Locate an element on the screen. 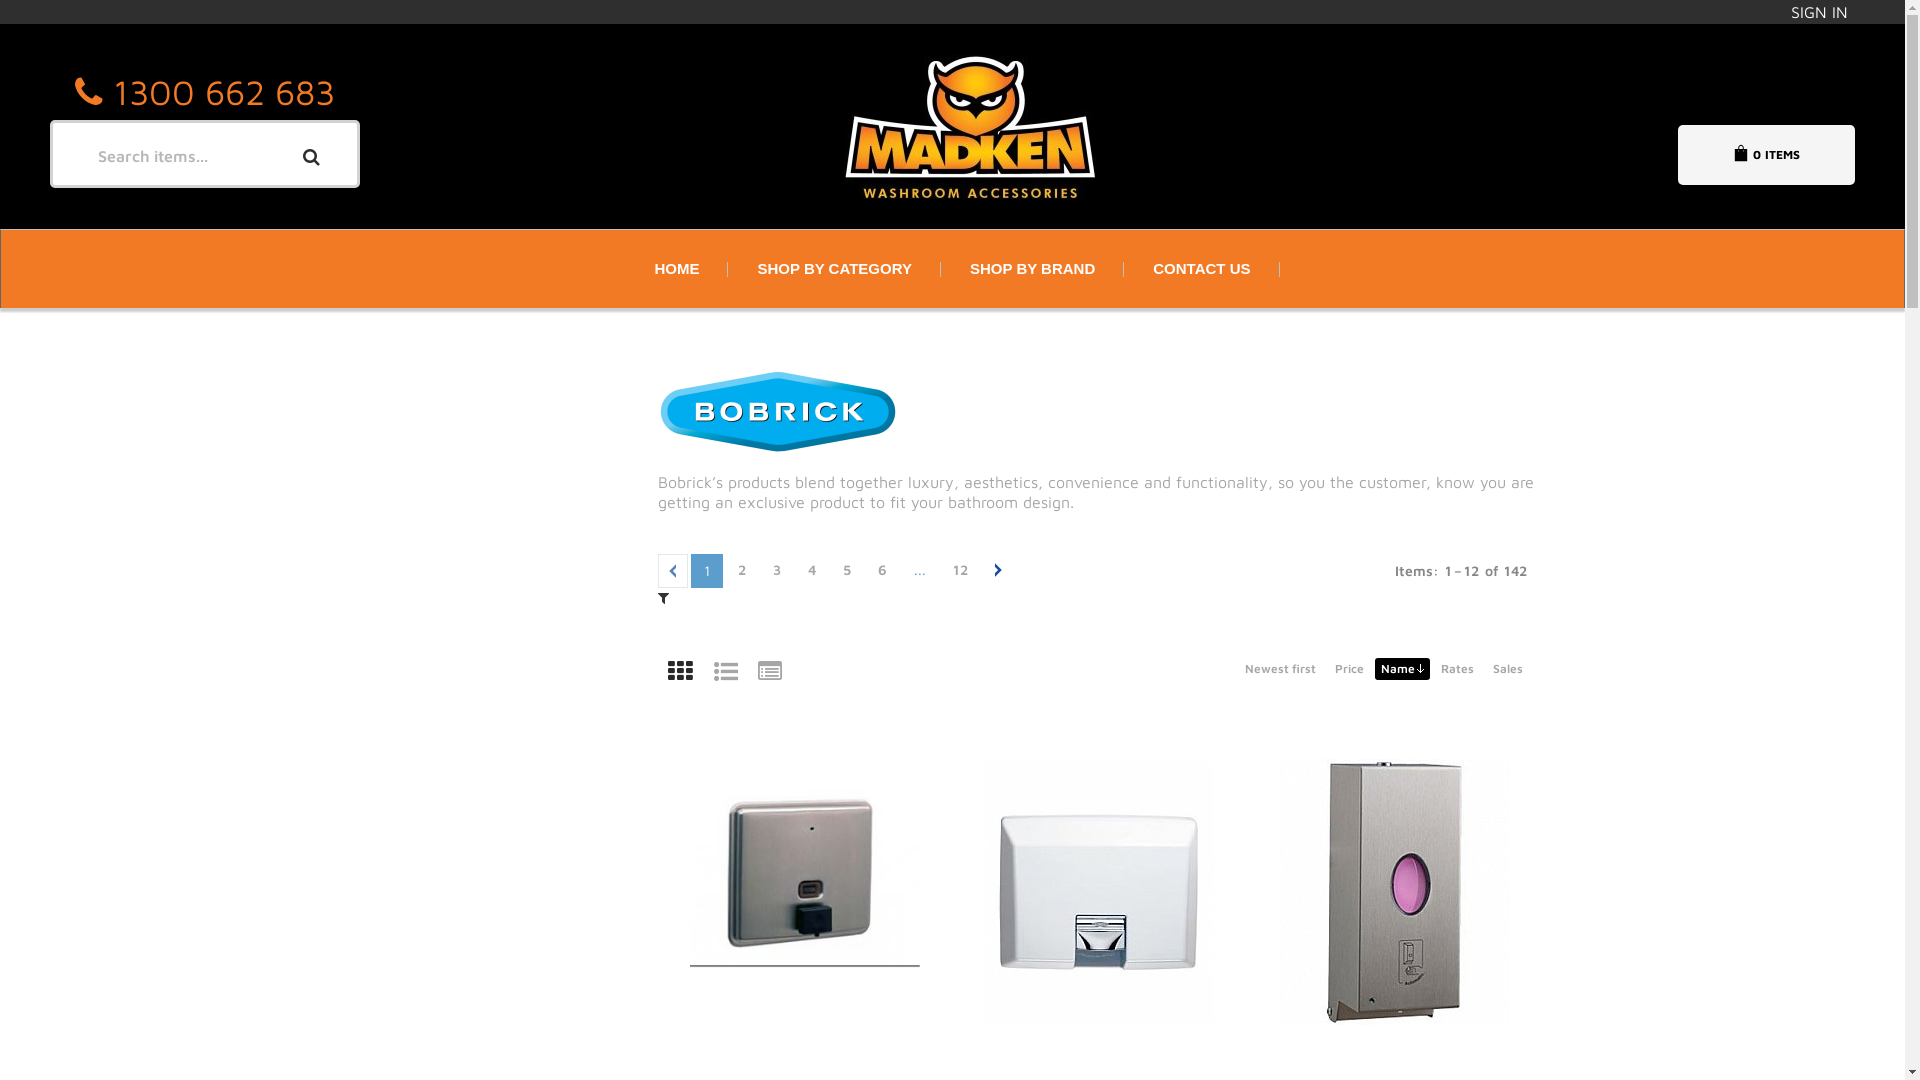 Image resolution: width=1920 pixels, height=1080 pixels. 'SIGN IN' is located at coordinates (1818, 11).